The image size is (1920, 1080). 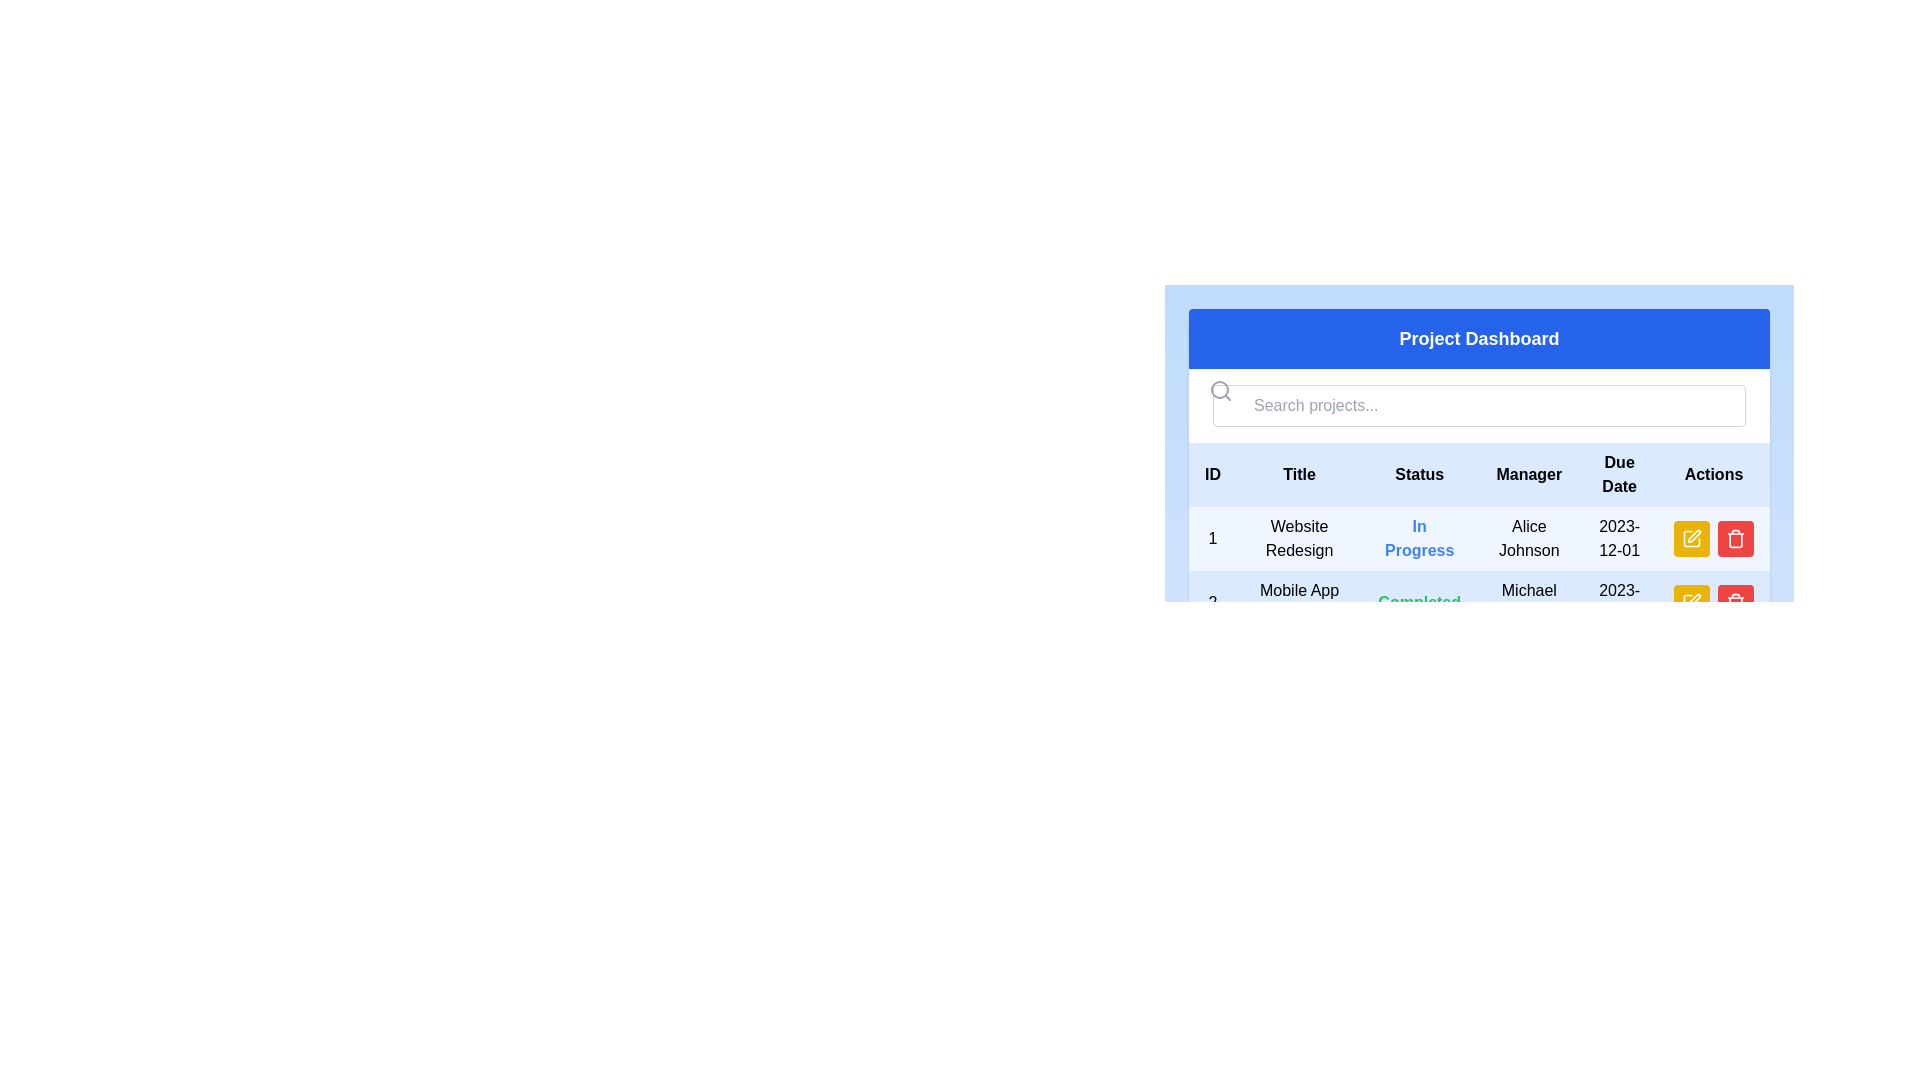 I want to click on the Text label displaying the due date for the 'Mobile App Launch' project in the rightmost cell of the 'Due Date' column in the Project Dashboard, so click(x=1619, y=601).